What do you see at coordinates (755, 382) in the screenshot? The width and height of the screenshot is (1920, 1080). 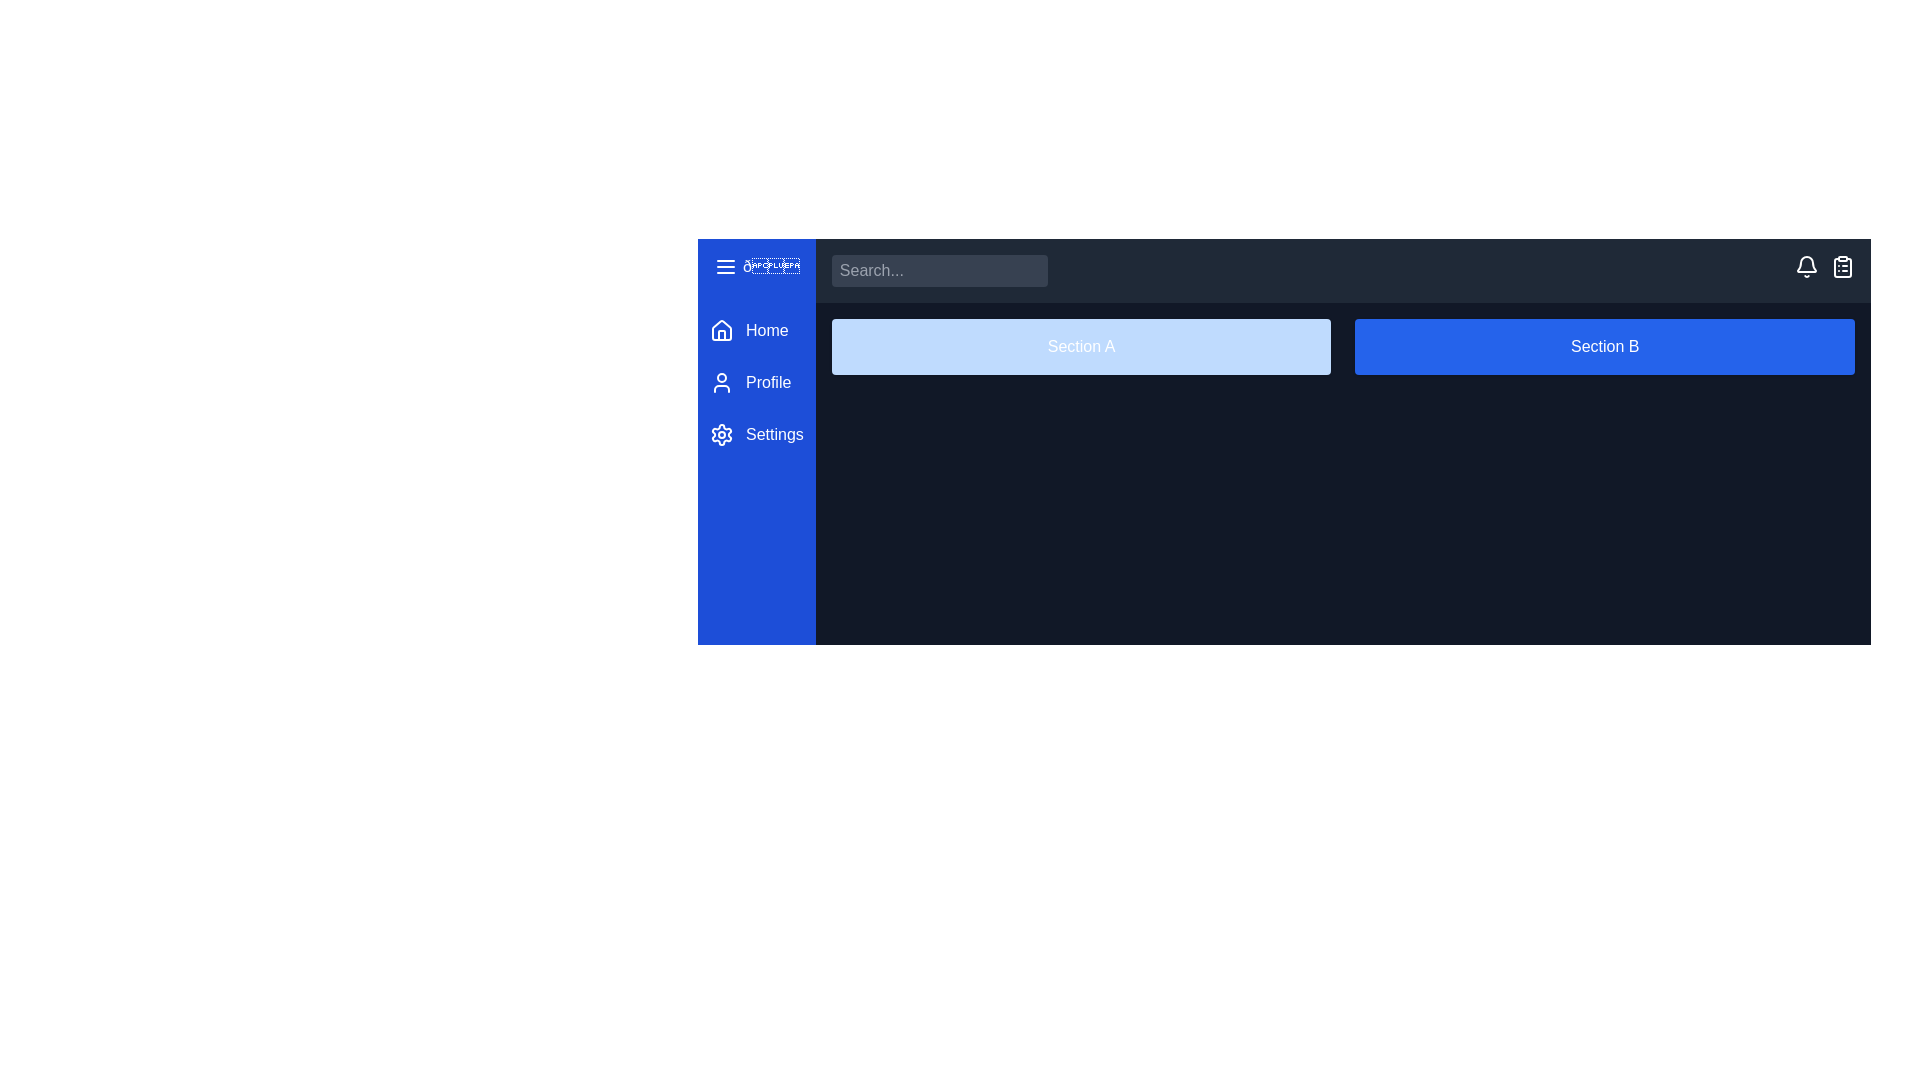 I see `the 'Profile' button in the blue sidebar` at bounding box center [755, 382].